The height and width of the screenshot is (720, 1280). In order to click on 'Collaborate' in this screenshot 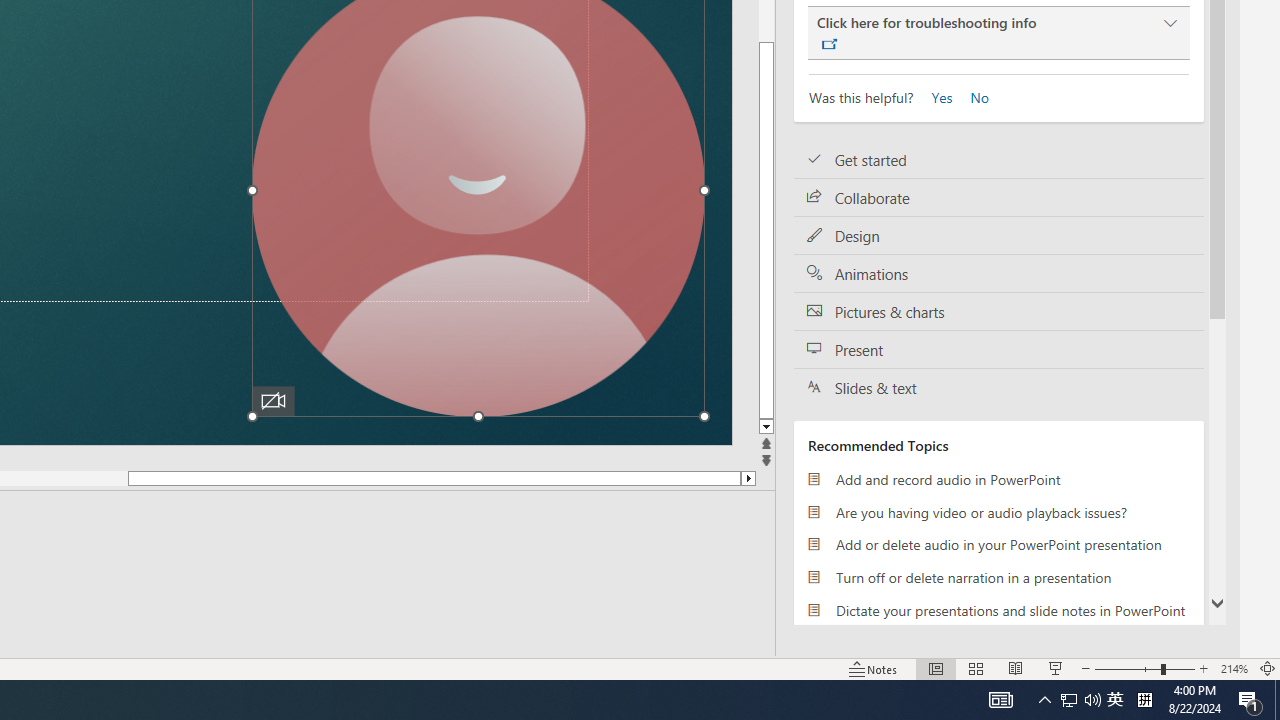, I will do `click(999, 198)`.